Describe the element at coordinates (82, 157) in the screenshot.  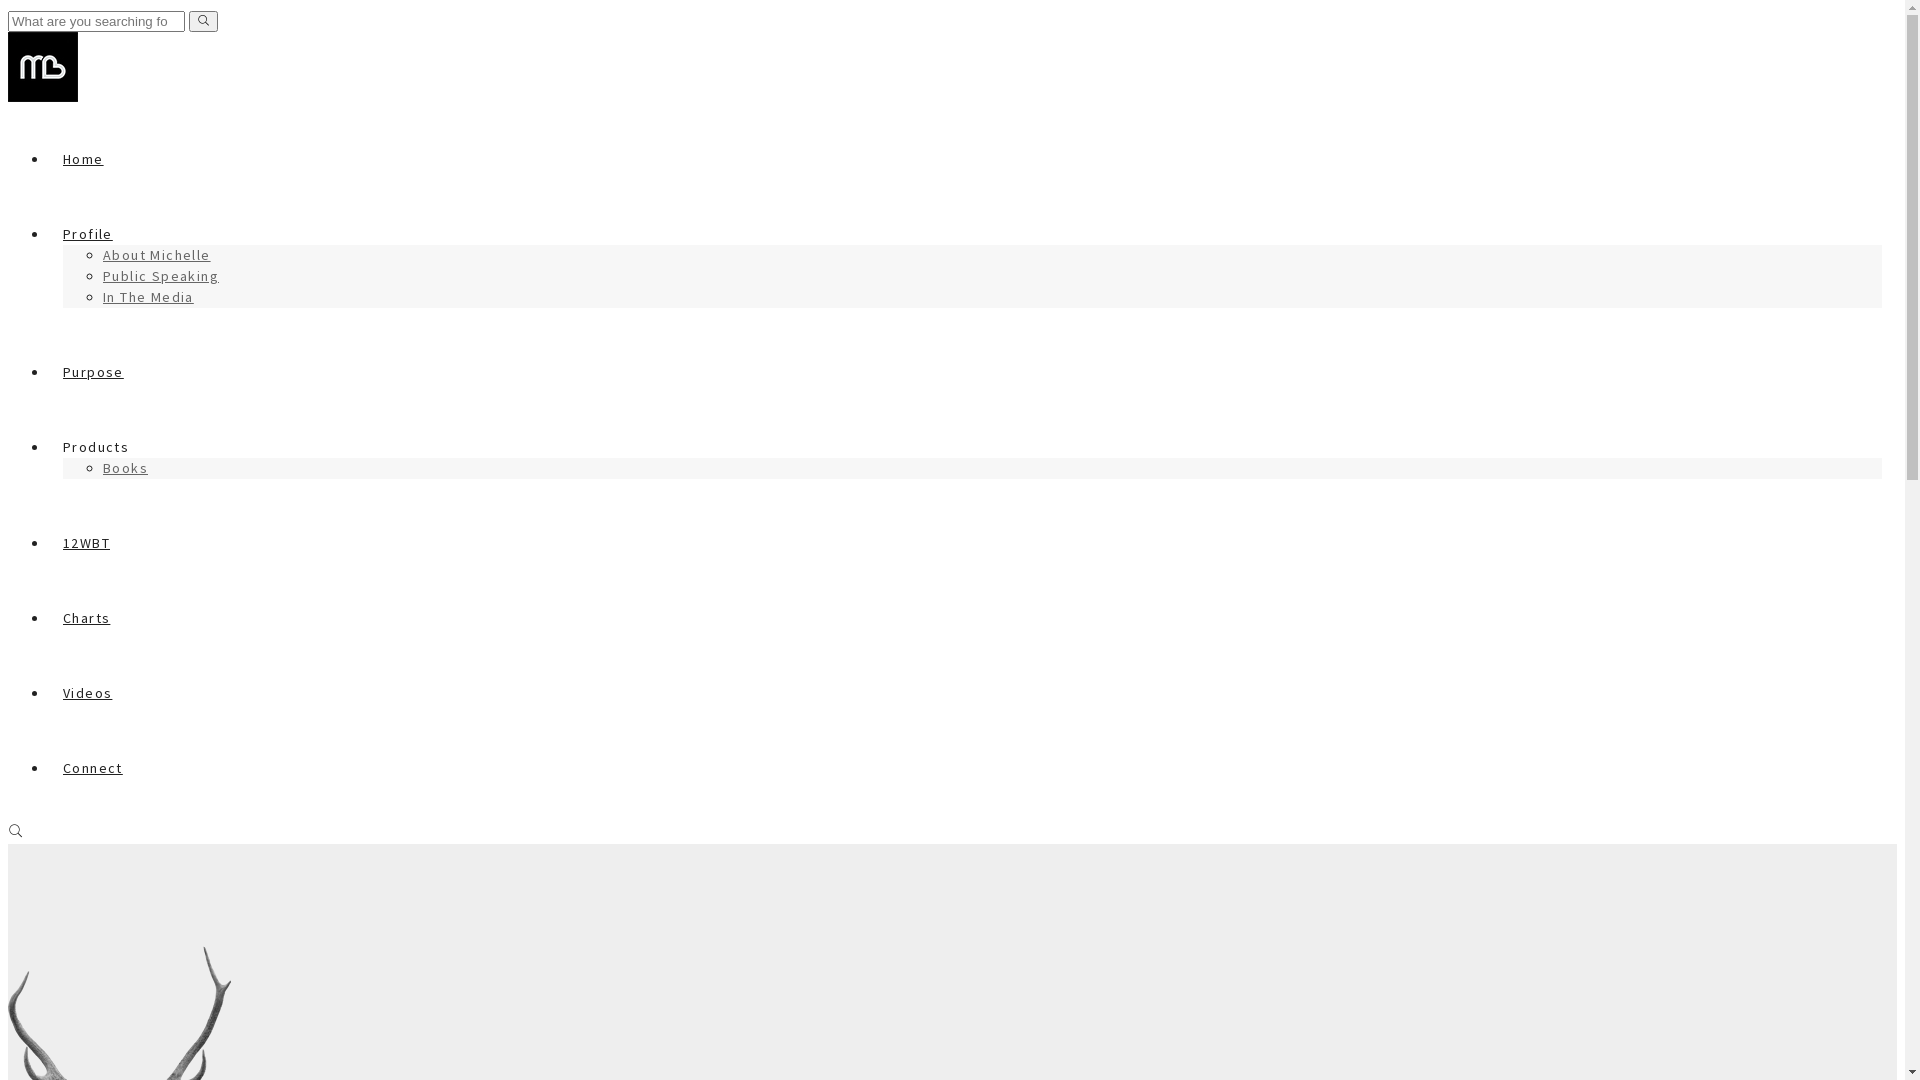
I see `'Home'` at that location.